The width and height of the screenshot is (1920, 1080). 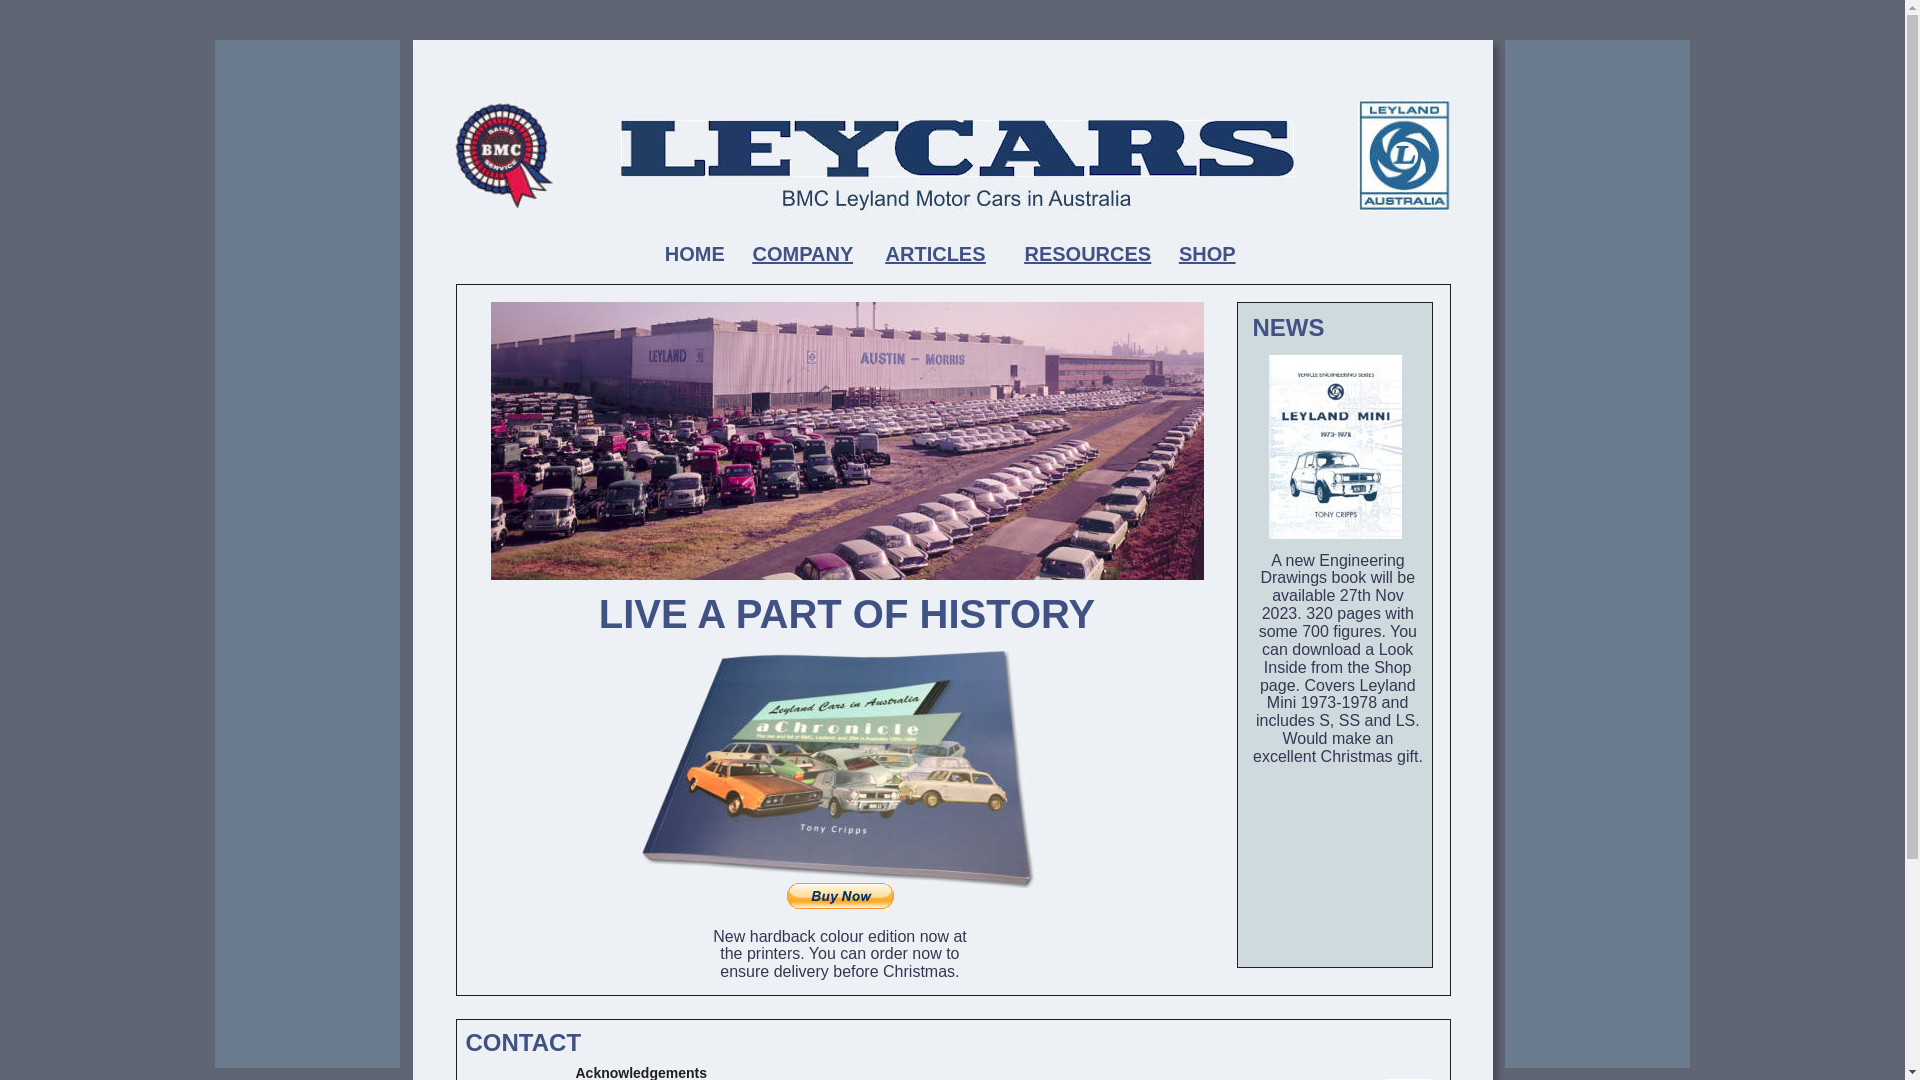 What do you see at coordinates (802, 253) in the screenshot?
I see `'COMPANY'` at bounding box center [802, 253].